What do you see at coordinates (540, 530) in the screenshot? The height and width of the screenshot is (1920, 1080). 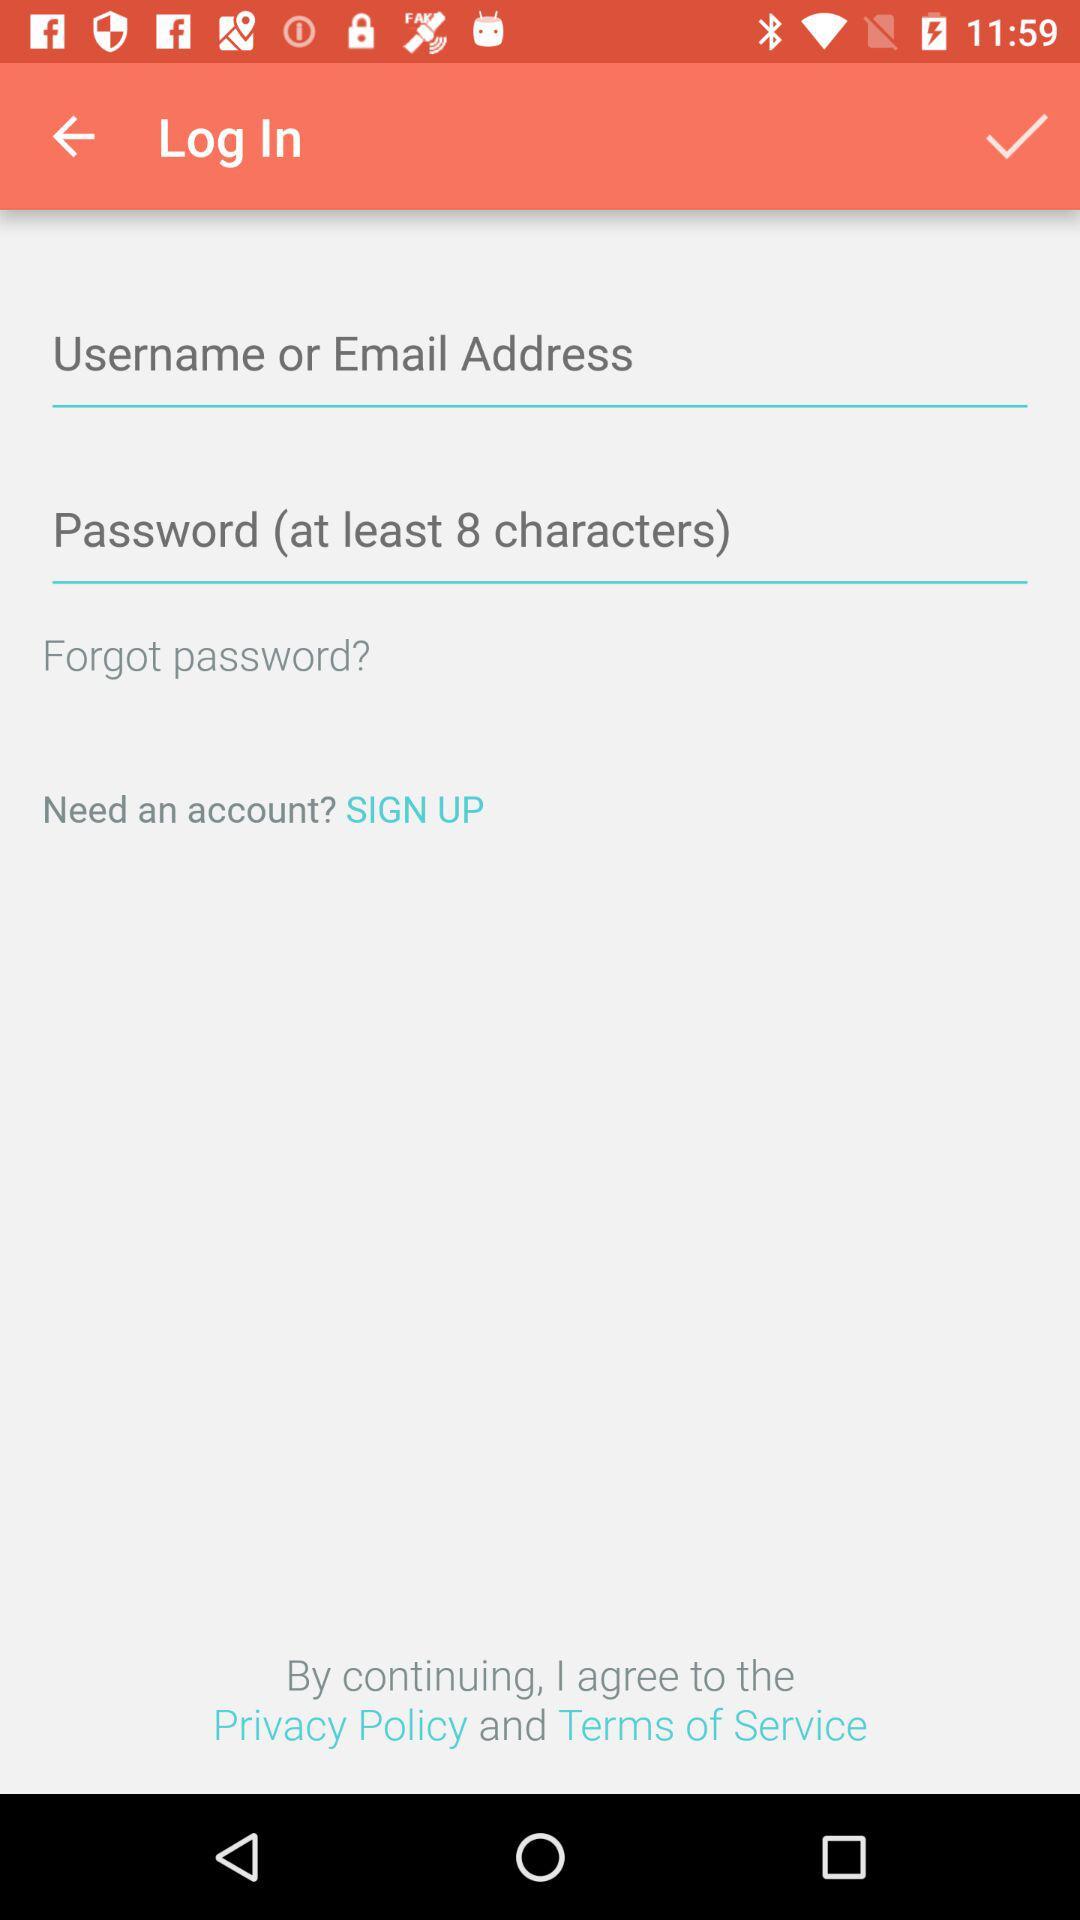 I see `password` at bounding box center [540, 530].